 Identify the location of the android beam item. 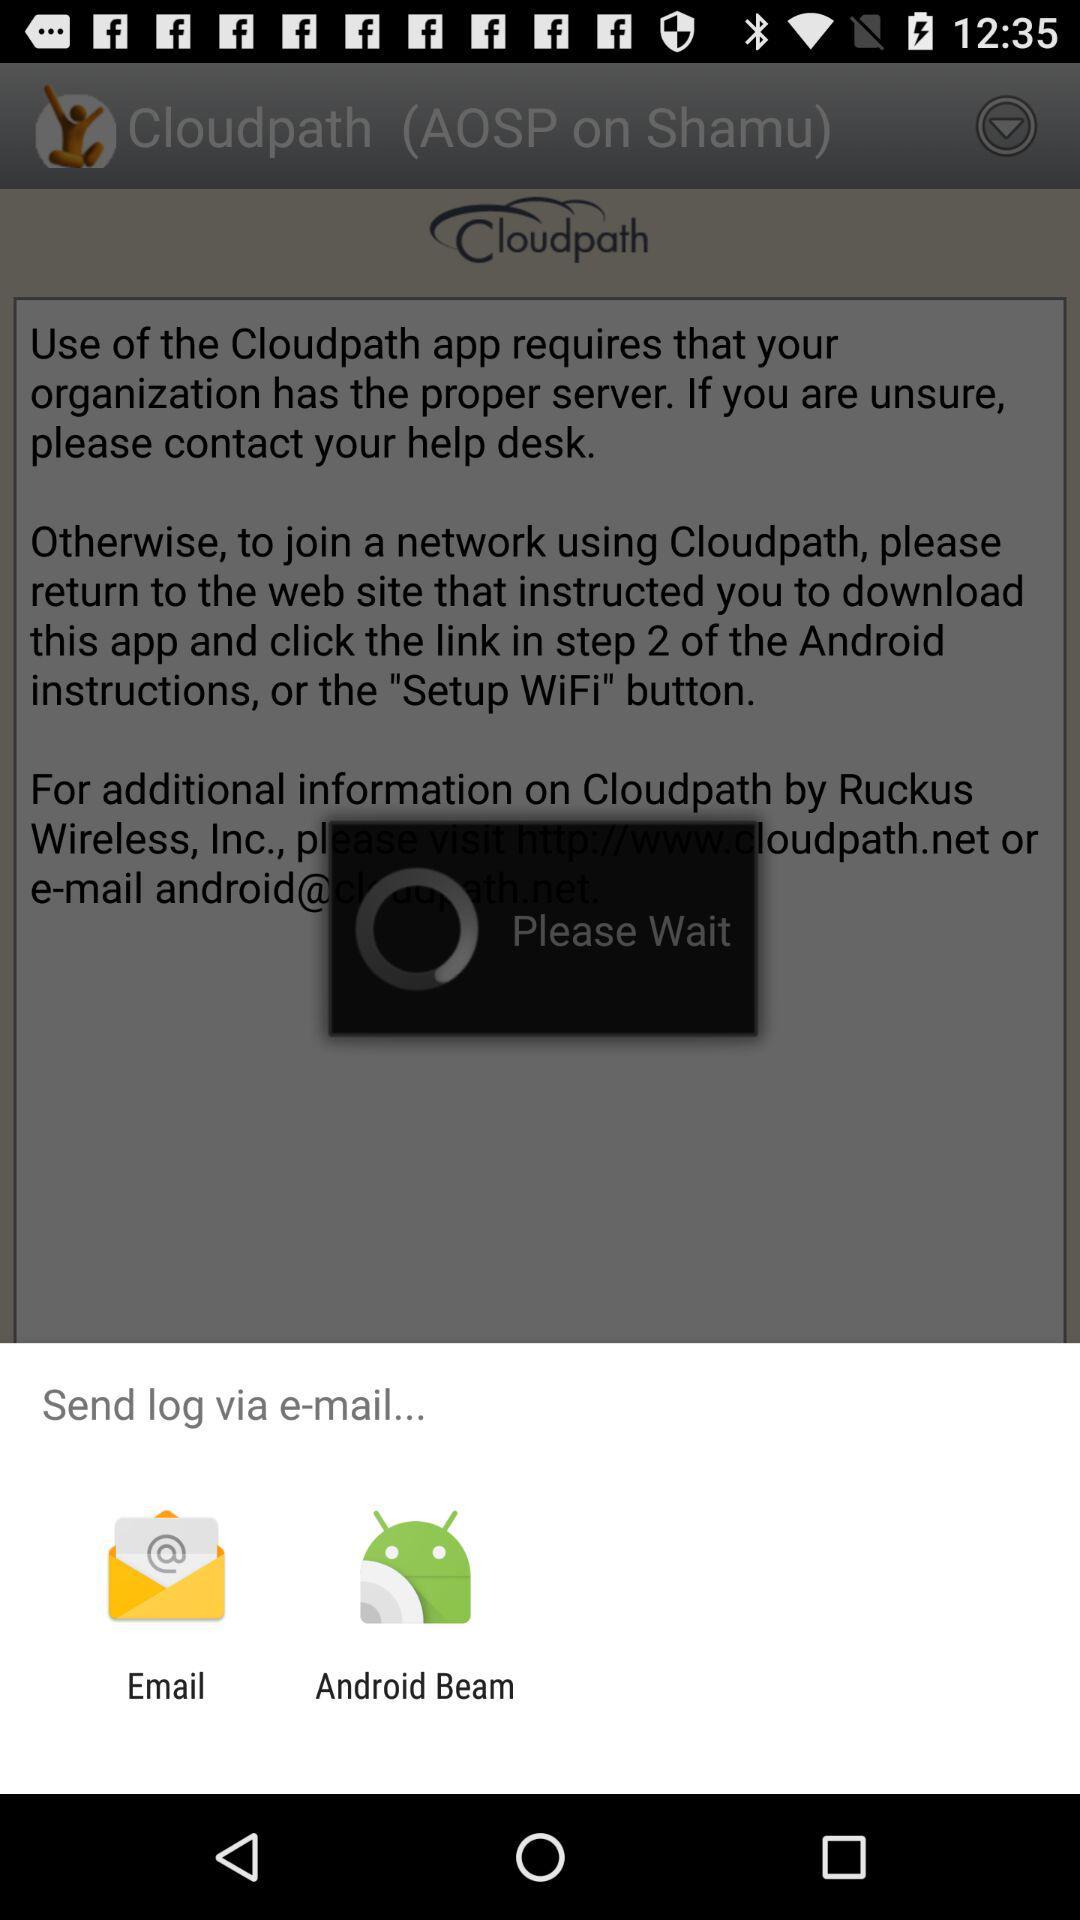
(414, 1705).